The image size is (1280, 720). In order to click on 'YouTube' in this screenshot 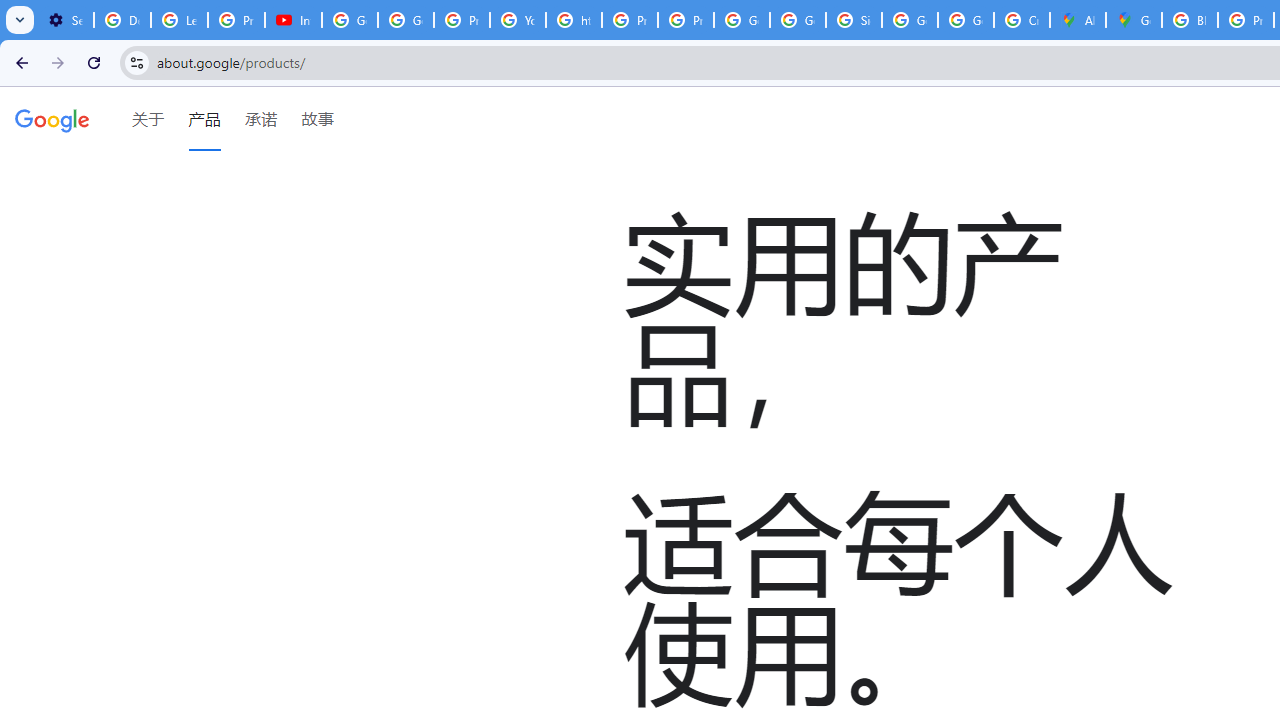, I will do `click(518, 20)`.